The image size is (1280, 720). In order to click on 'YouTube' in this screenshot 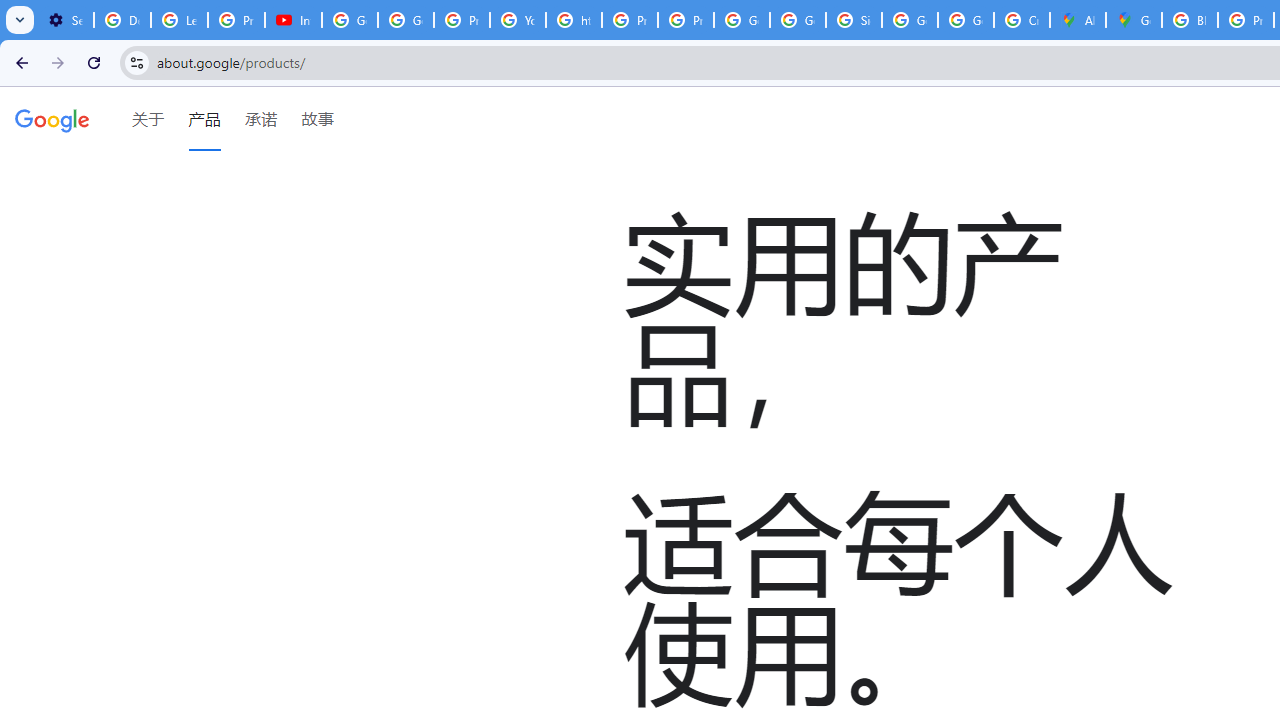, I will do `click(518, 20)`.